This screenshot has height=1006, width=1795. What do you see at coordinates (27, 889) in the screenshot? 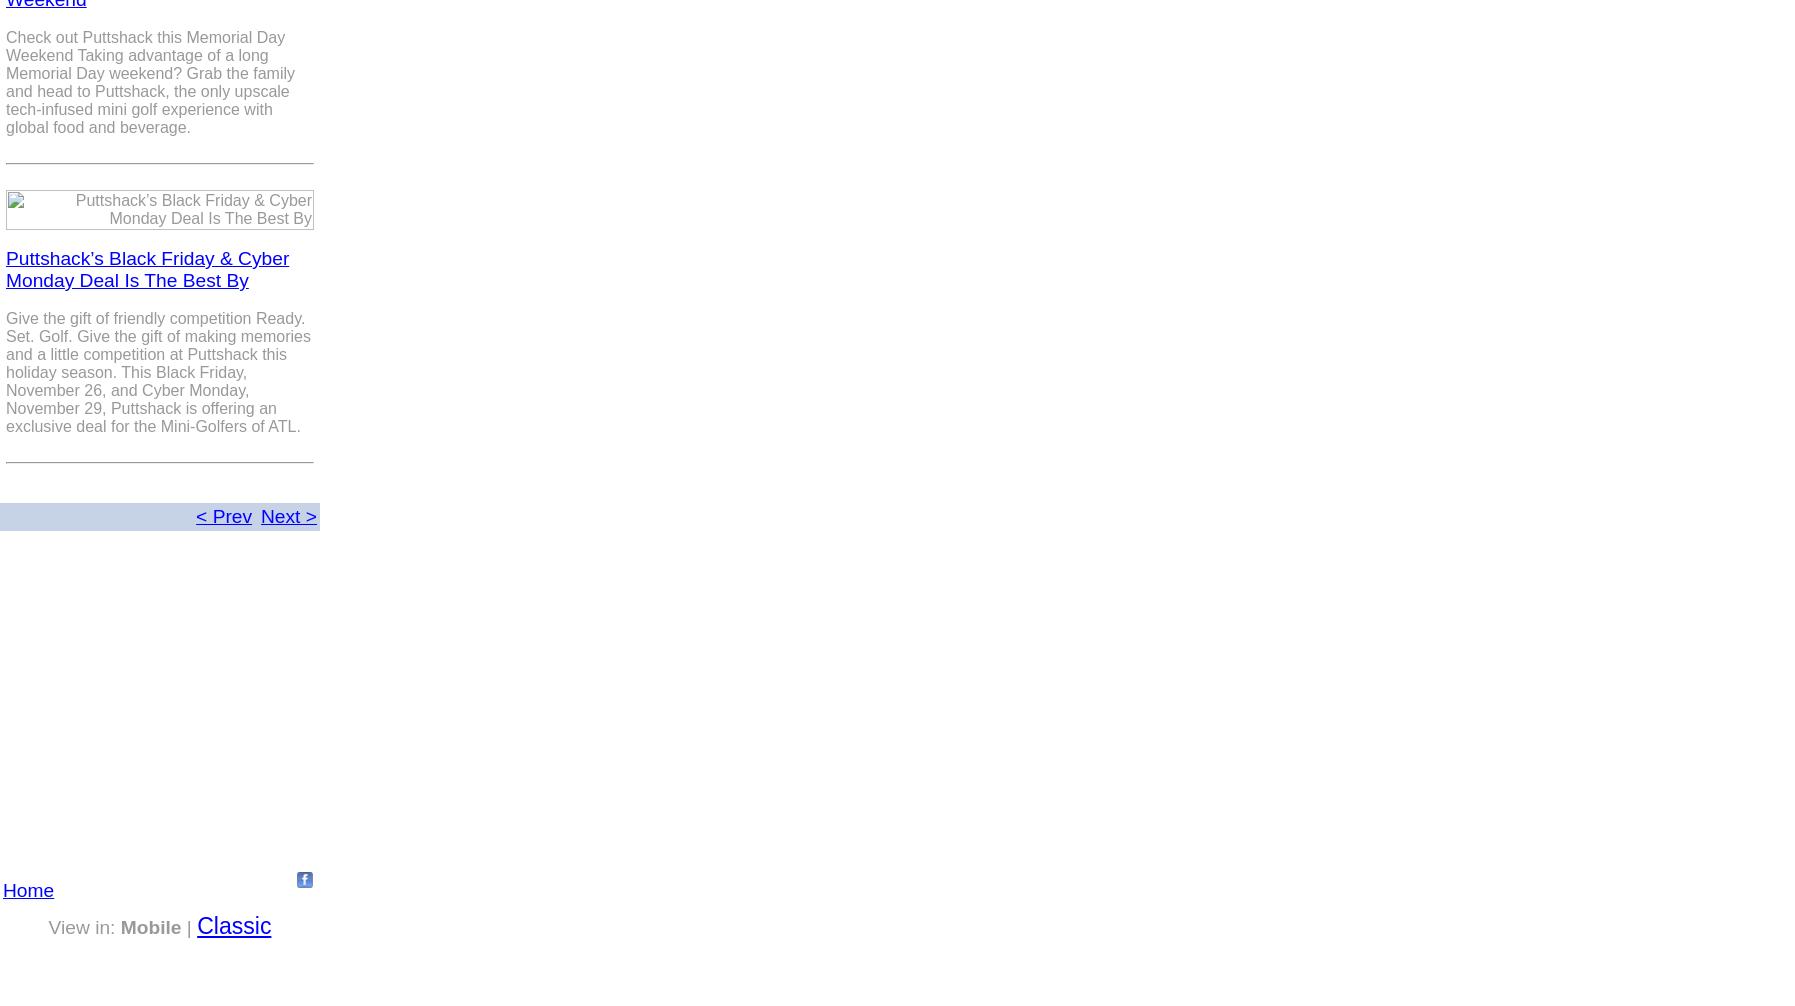
I see `'Home'` at bounding box center [27, 889].